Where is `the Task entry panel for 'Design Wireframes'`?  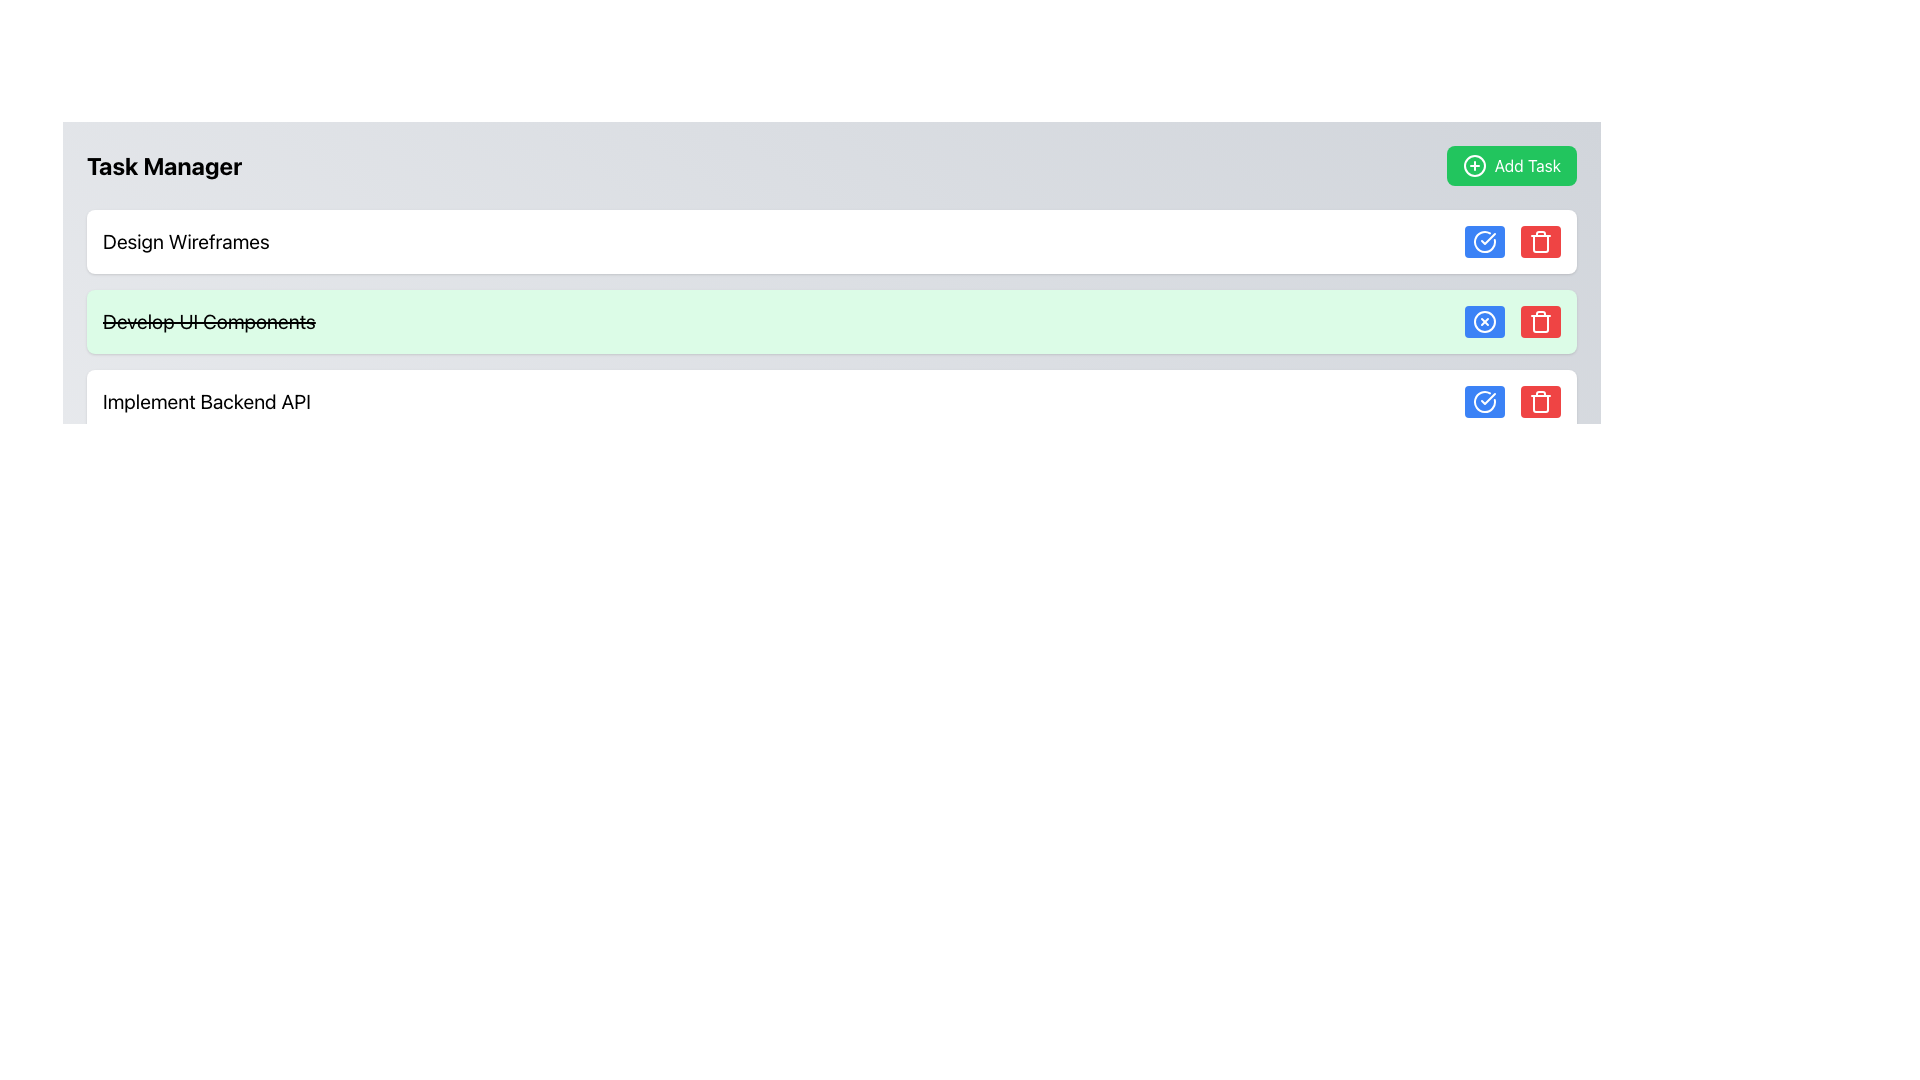 the Task entry panel for 'Design Wireframes' is located at coordinates (831, 241).